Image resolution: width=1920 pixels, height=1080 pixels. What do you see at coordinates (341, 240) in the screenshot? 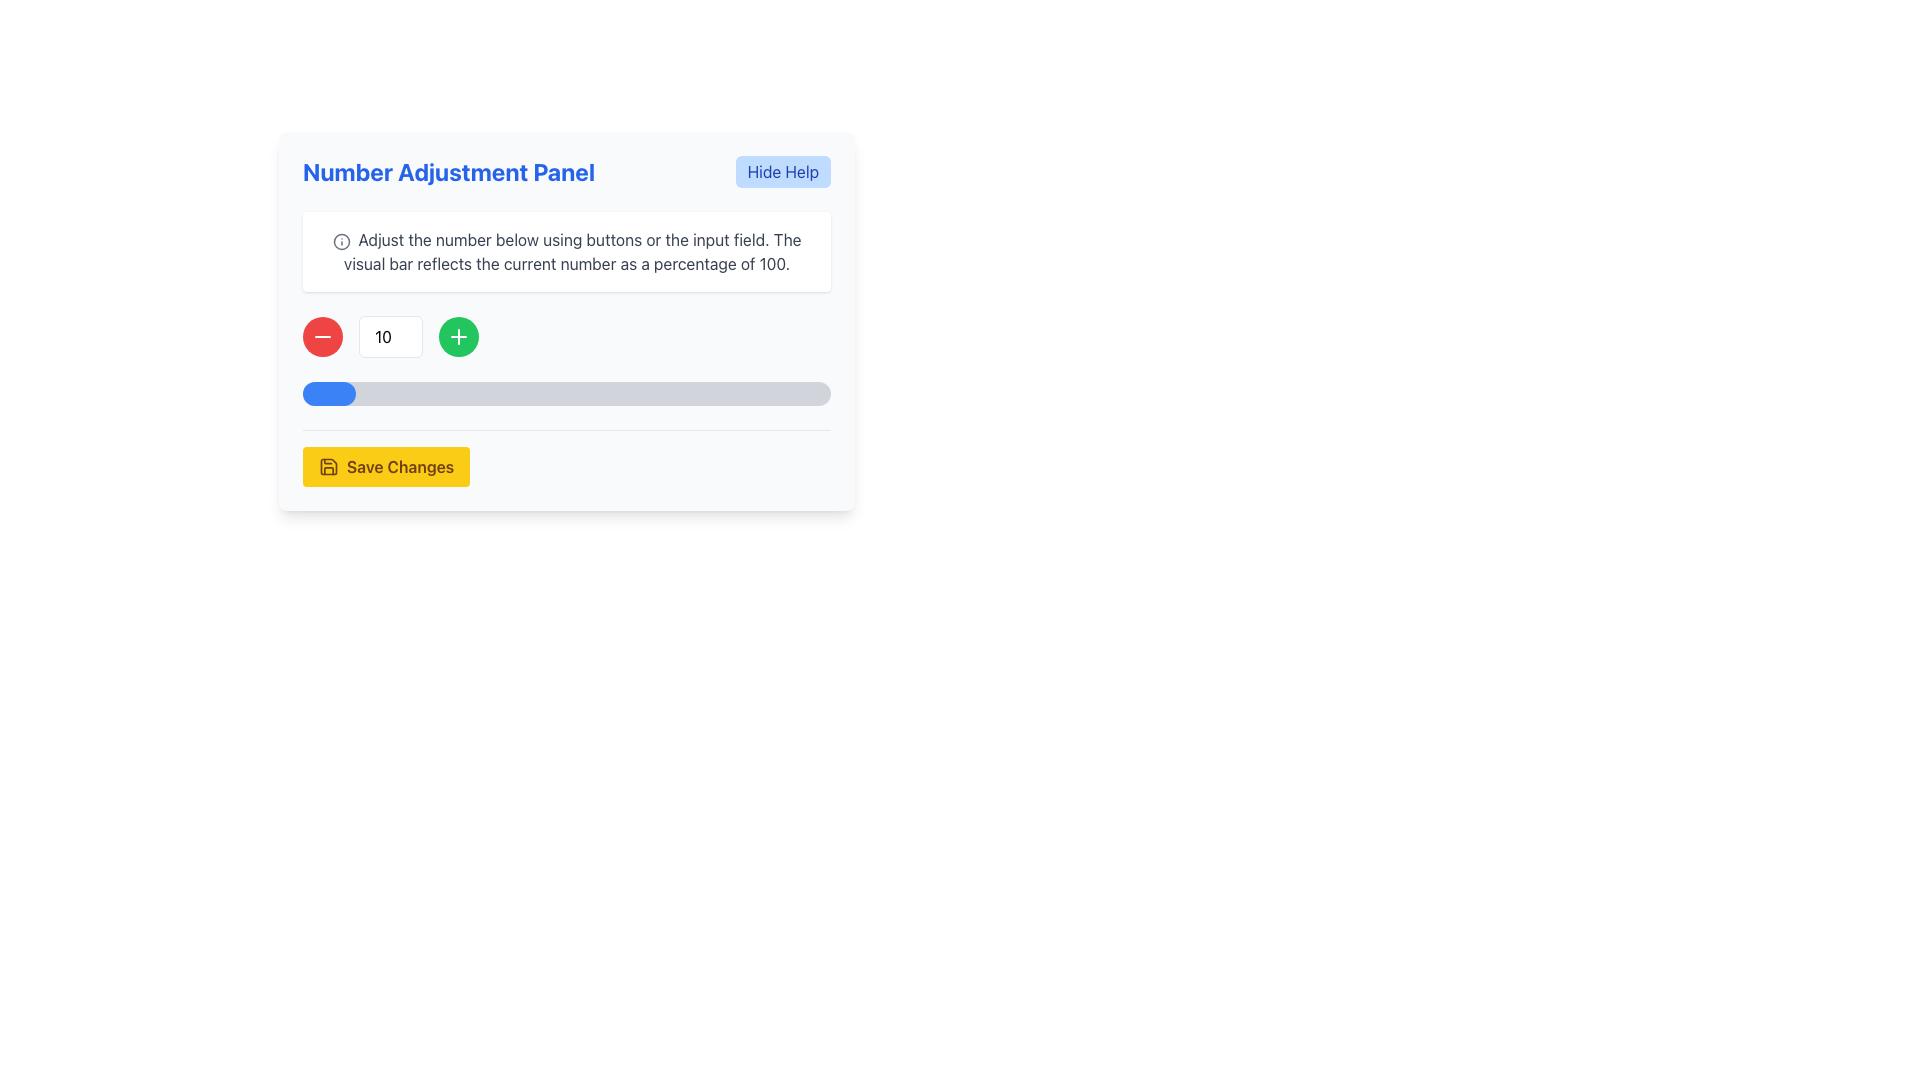
I see `the information icon located inside a white, rounded rectangular panel` at bounding box center [341, 240].